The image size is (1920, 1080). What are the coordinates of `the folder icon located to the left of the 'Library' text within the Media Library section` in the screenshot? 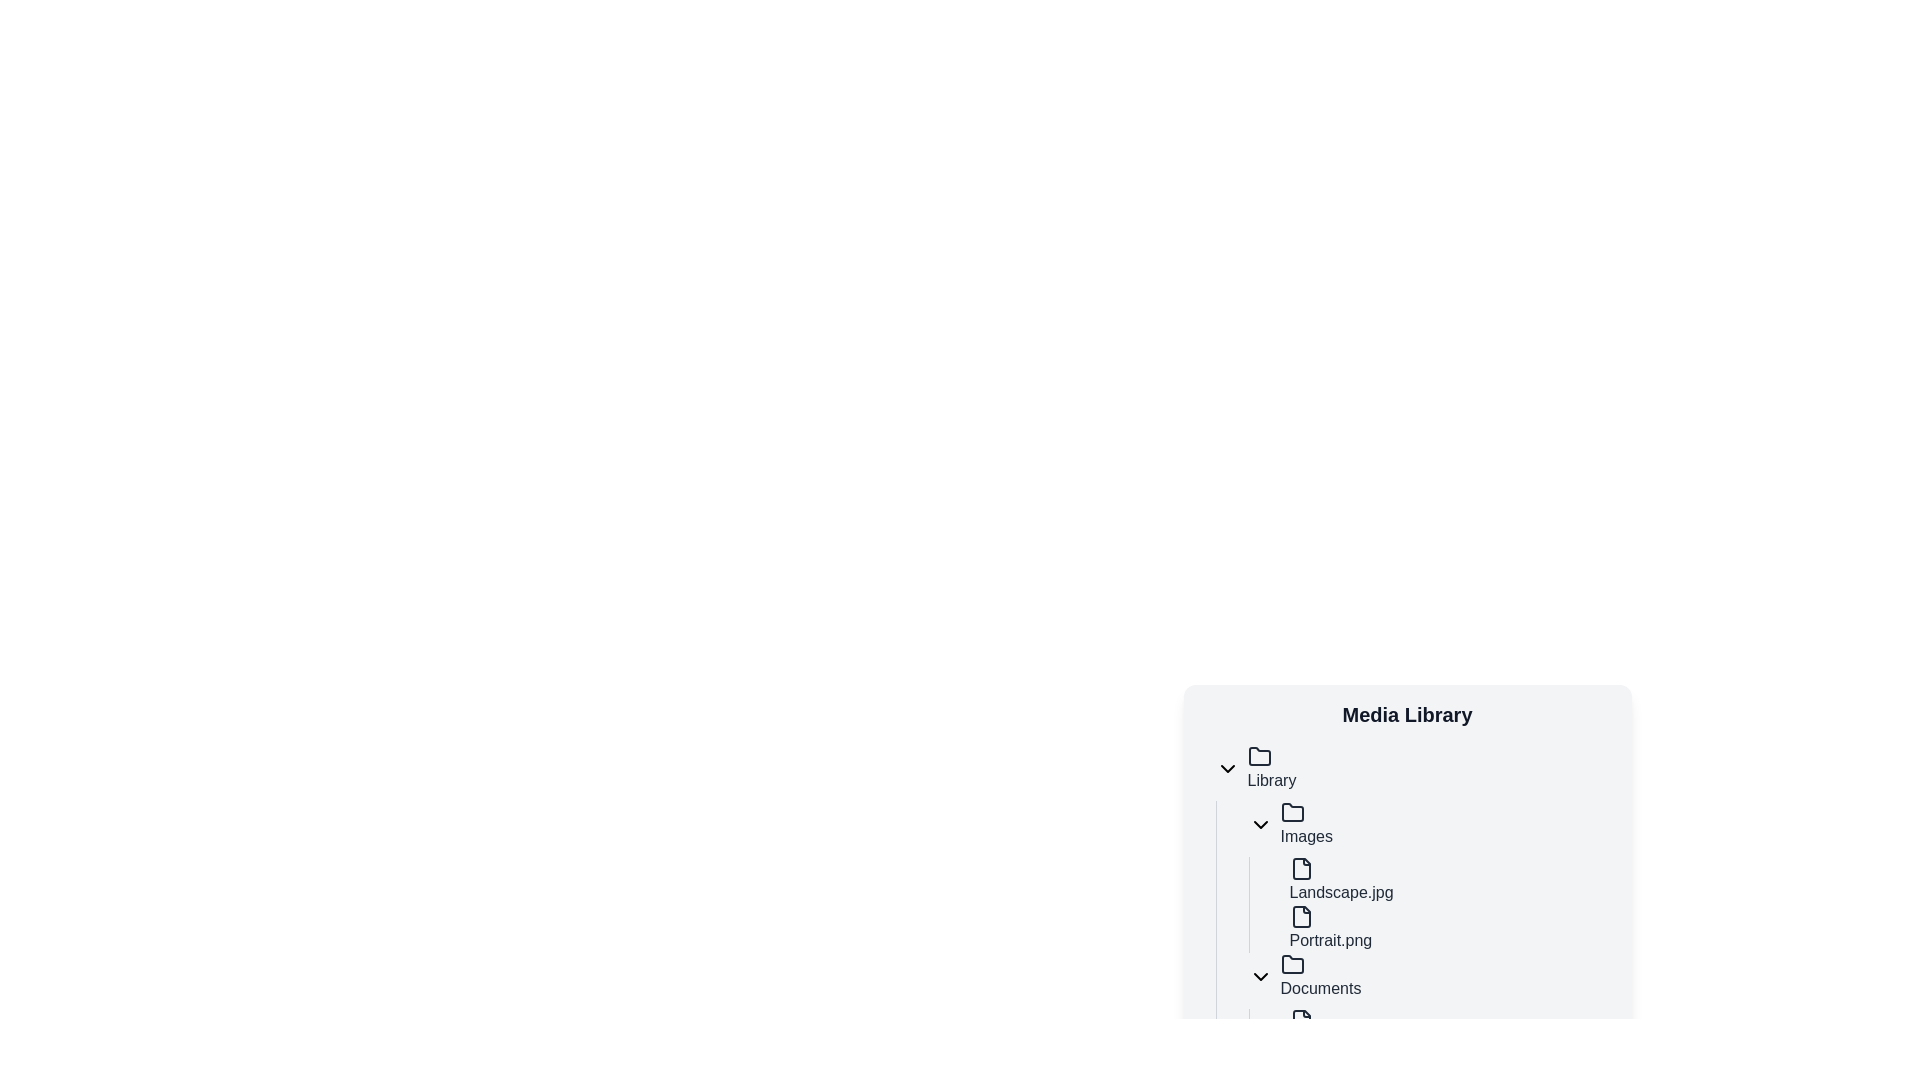 It's located at (1258, 756).